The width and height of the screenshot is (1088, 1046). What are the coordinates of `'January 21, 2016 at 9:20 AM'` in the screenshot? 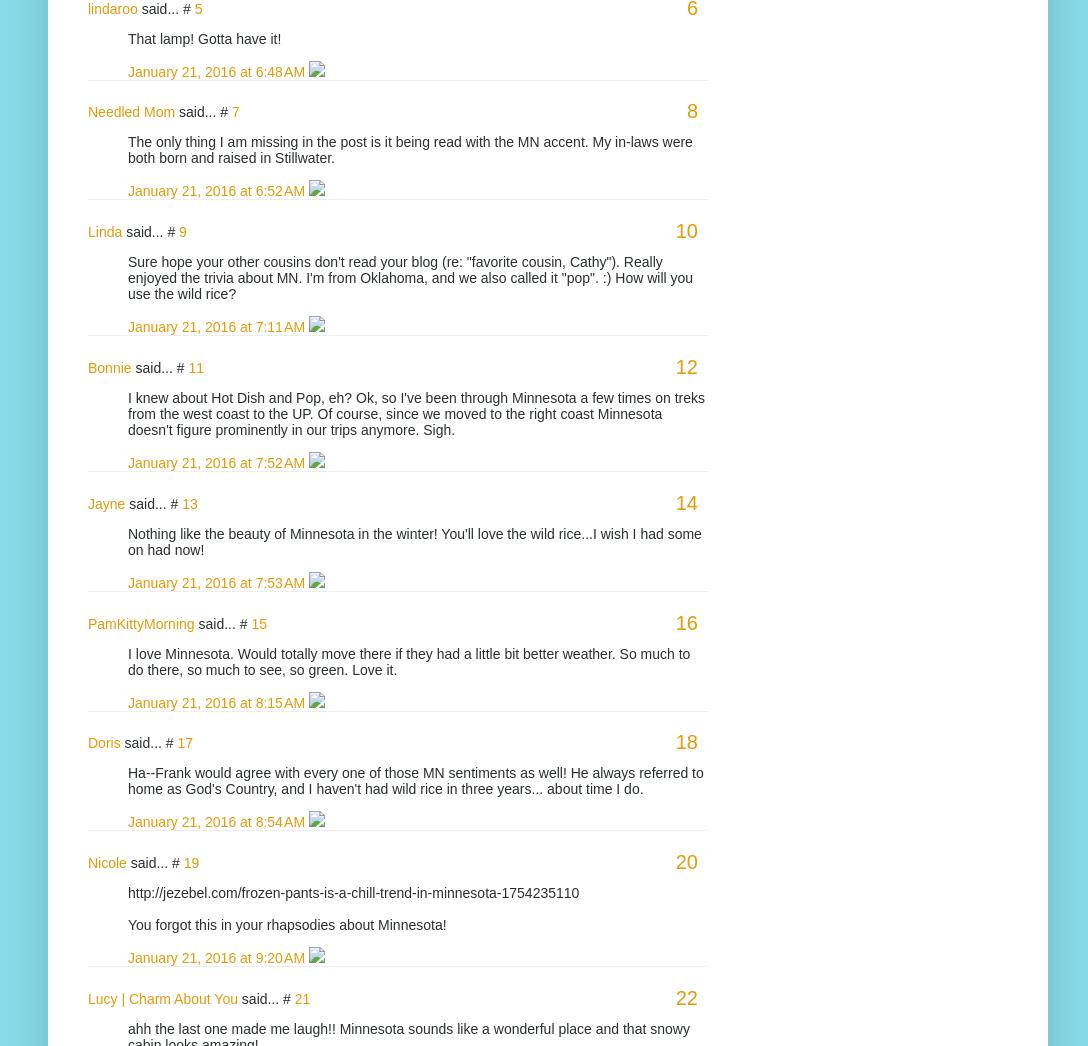 It's located at (217, 957).